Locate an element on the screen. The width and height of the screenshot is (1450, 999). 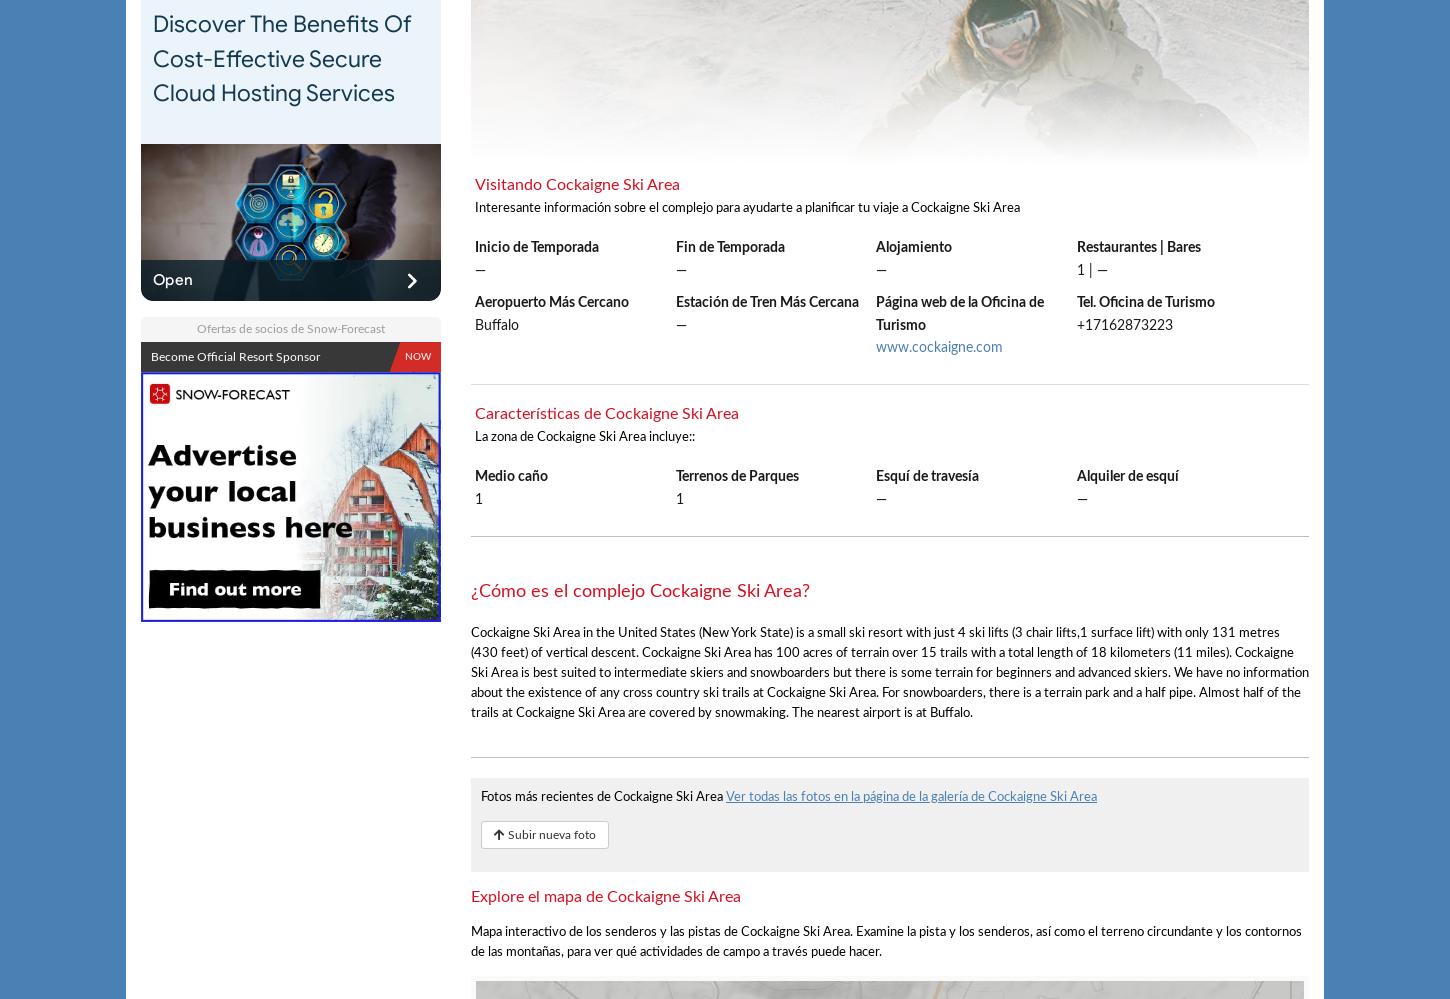
'Características de Cockaigne Ski Area' is located at coordinates (605, 412).